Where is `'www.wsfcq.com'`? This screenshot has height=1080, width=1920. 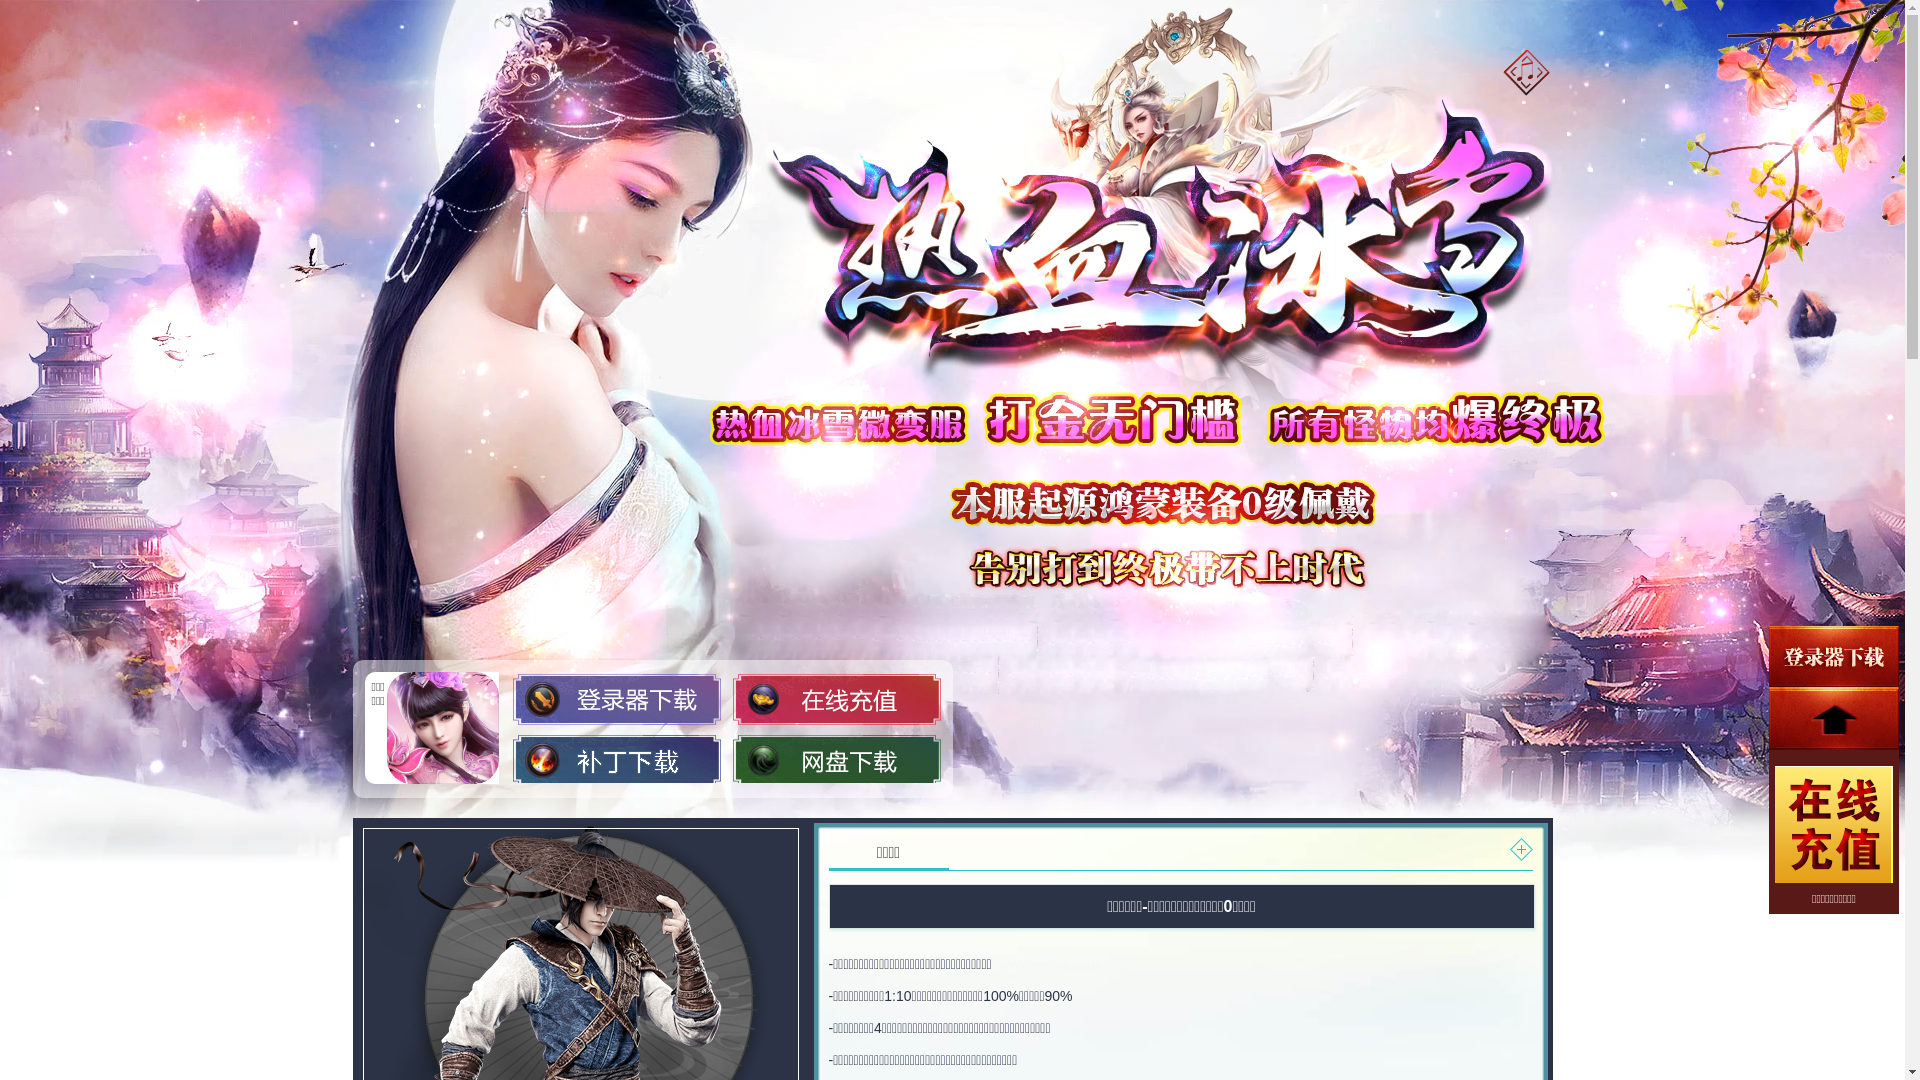 'www.wsfcq.com' is located at coordinates (1048, 963).